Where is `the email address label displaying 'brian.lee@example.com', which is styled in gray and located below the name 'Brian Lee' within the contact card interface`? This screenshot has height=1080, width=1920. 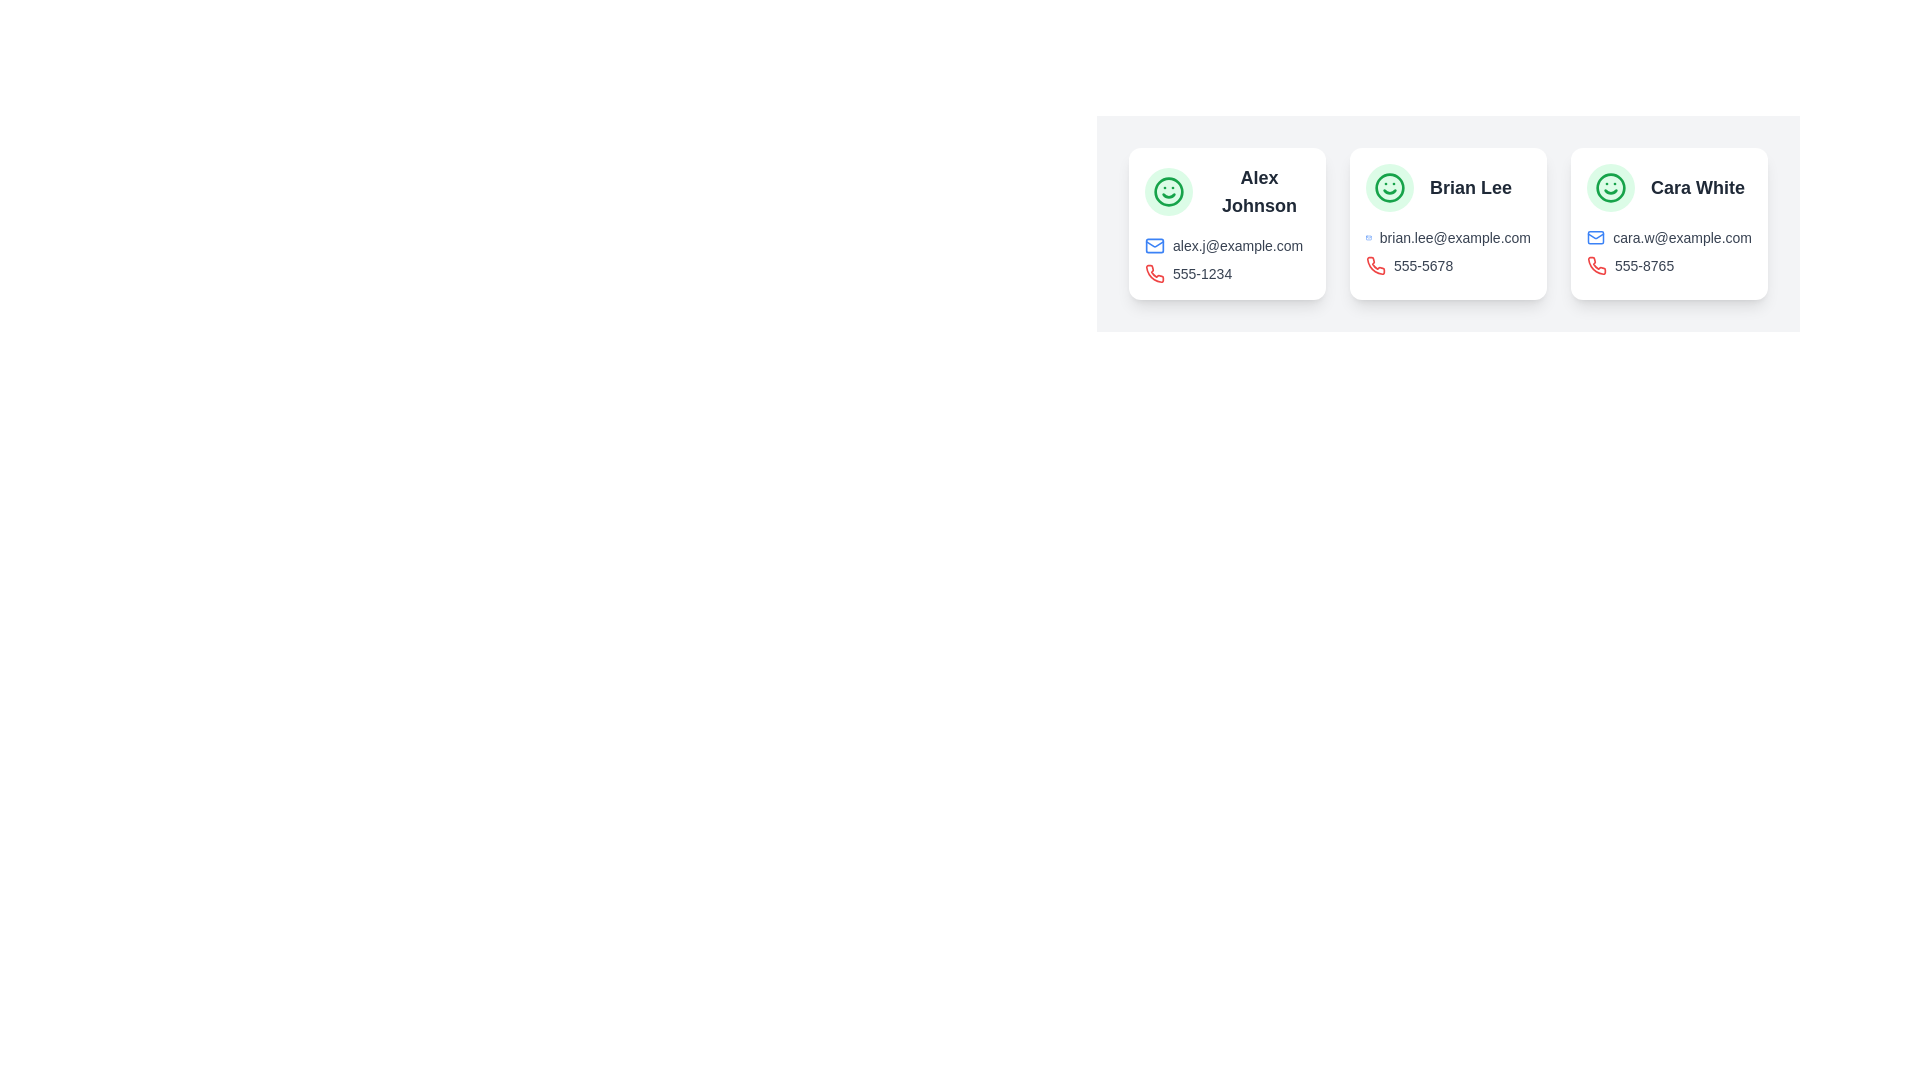
the email address label displaying 'brian.lee@example.com', which is styled in gray and located below the name 'Brian Lee' within the contact card interface is located at coordinates (1455, 237).